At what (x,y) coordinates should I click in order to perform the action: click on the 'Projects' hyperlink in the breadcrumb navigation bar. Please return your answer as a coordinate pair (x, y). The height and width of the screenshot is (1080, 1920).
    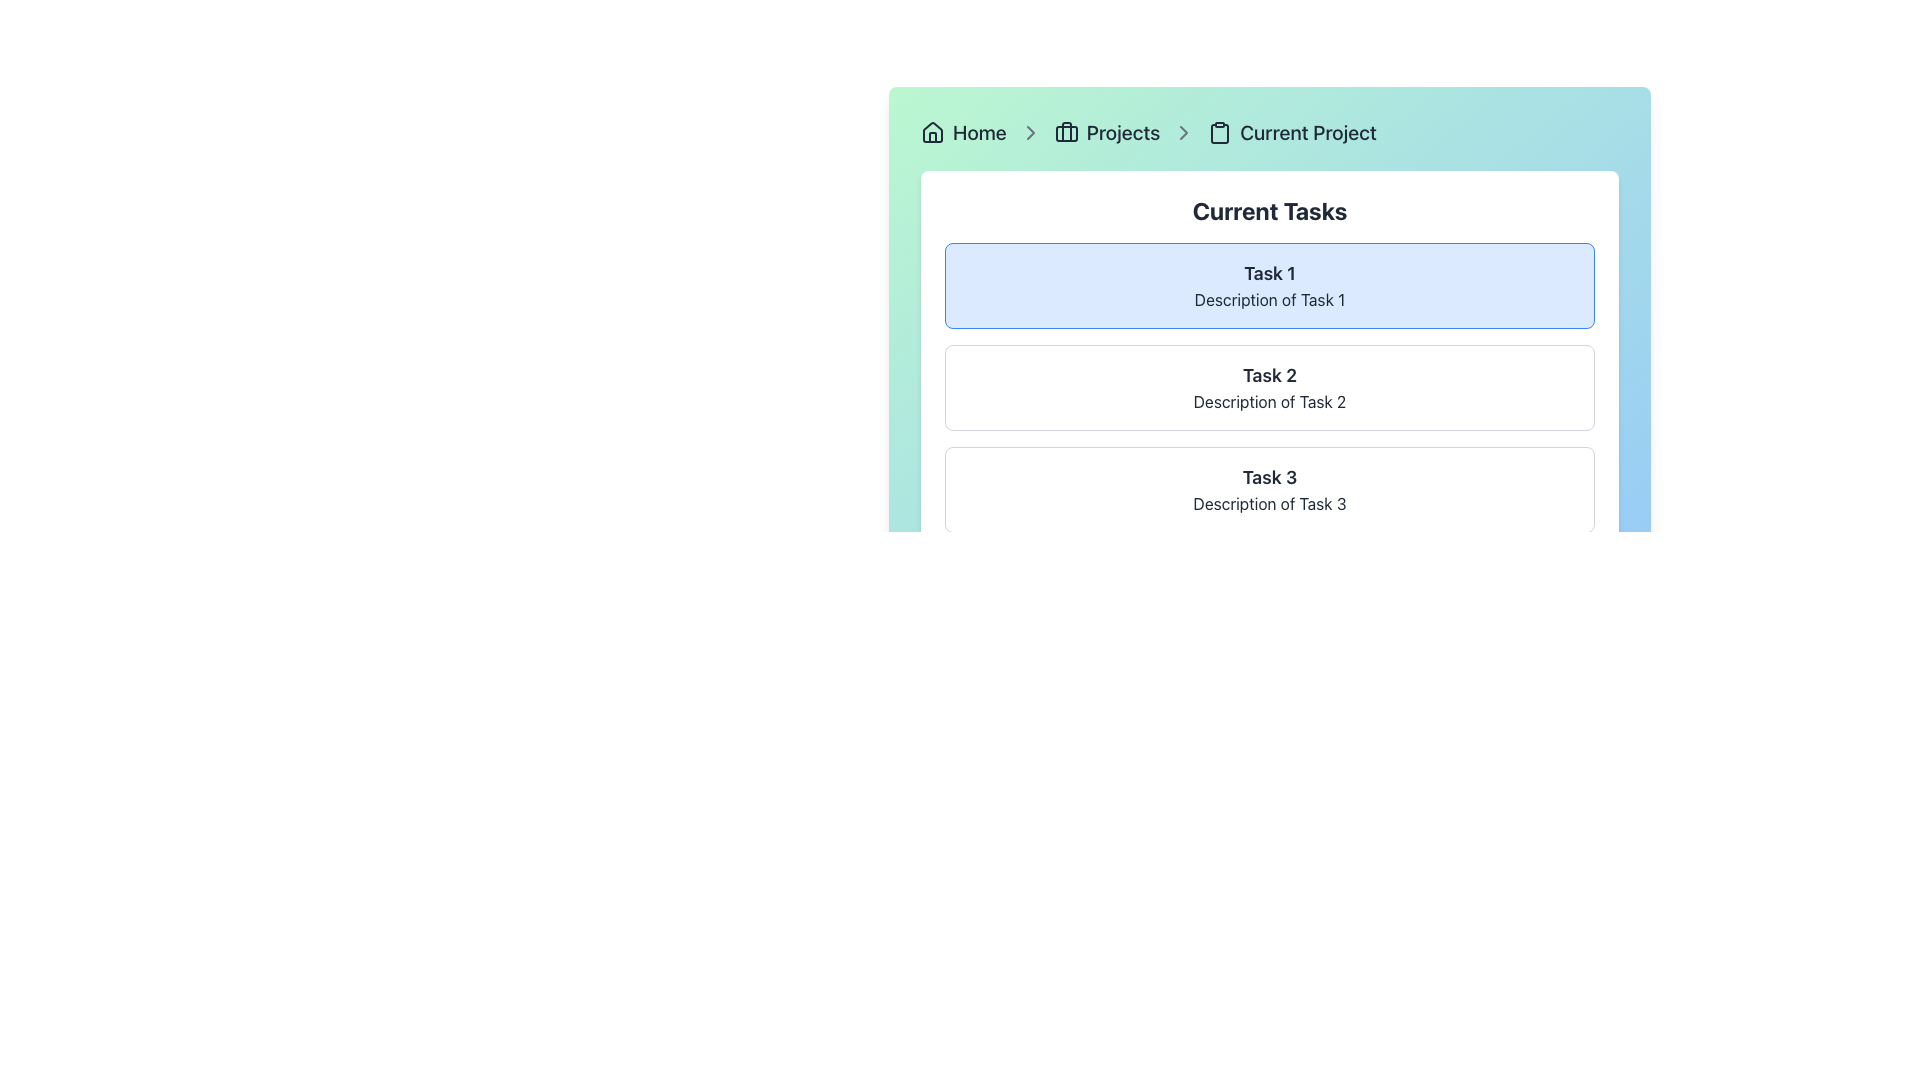
    Looking at the image, I should click on (1123, 132).